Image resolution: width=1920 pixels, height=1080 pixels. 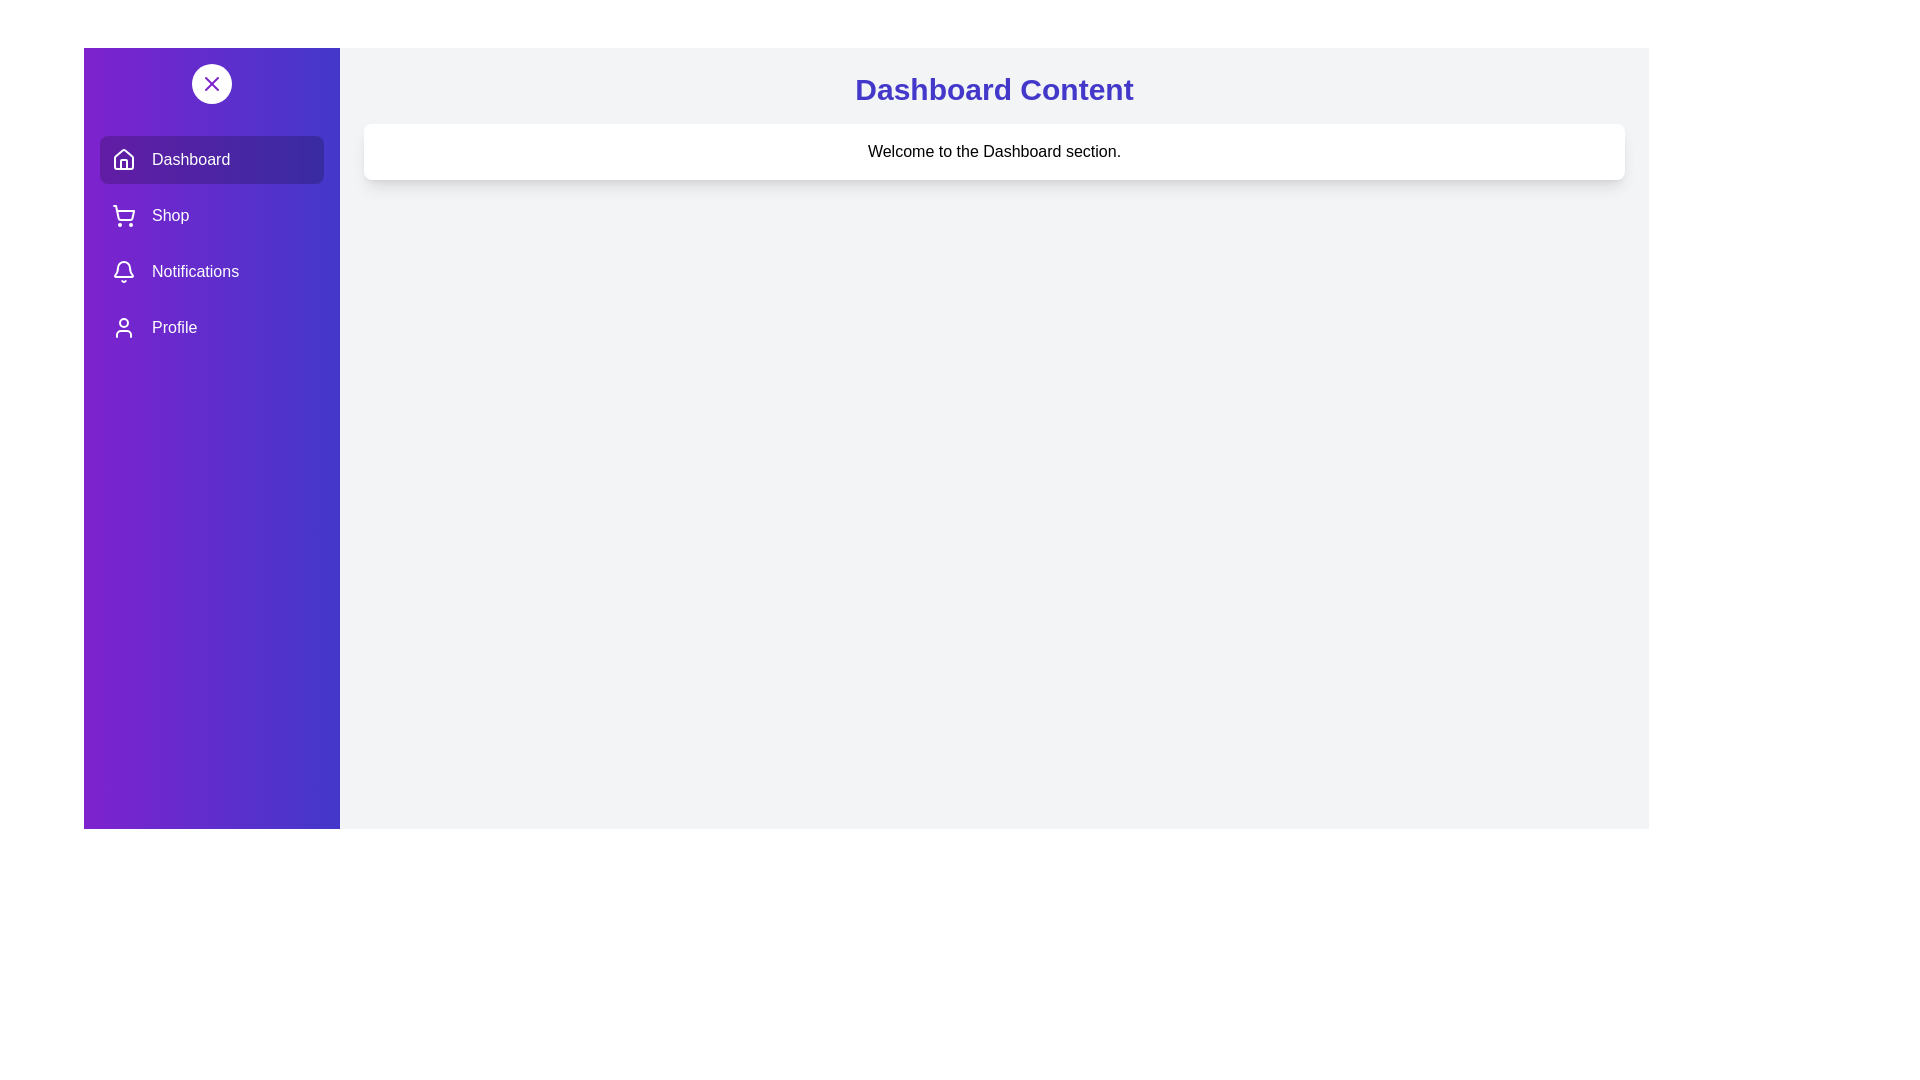 What do you see at coordinates (211, 158) in the screenshot?
I see `the Dashboard section in the drawer to activate it` at bounding box center [211, 158].